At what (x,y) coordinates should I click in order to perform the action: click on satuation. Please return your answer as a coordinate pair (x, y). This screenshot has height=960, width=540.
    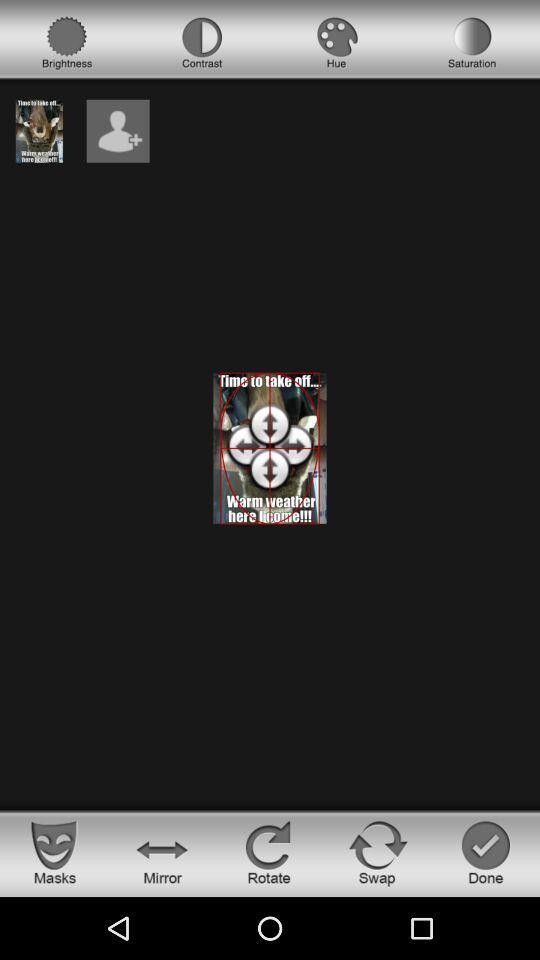
    Looking at the image, I should click on (472, 42).